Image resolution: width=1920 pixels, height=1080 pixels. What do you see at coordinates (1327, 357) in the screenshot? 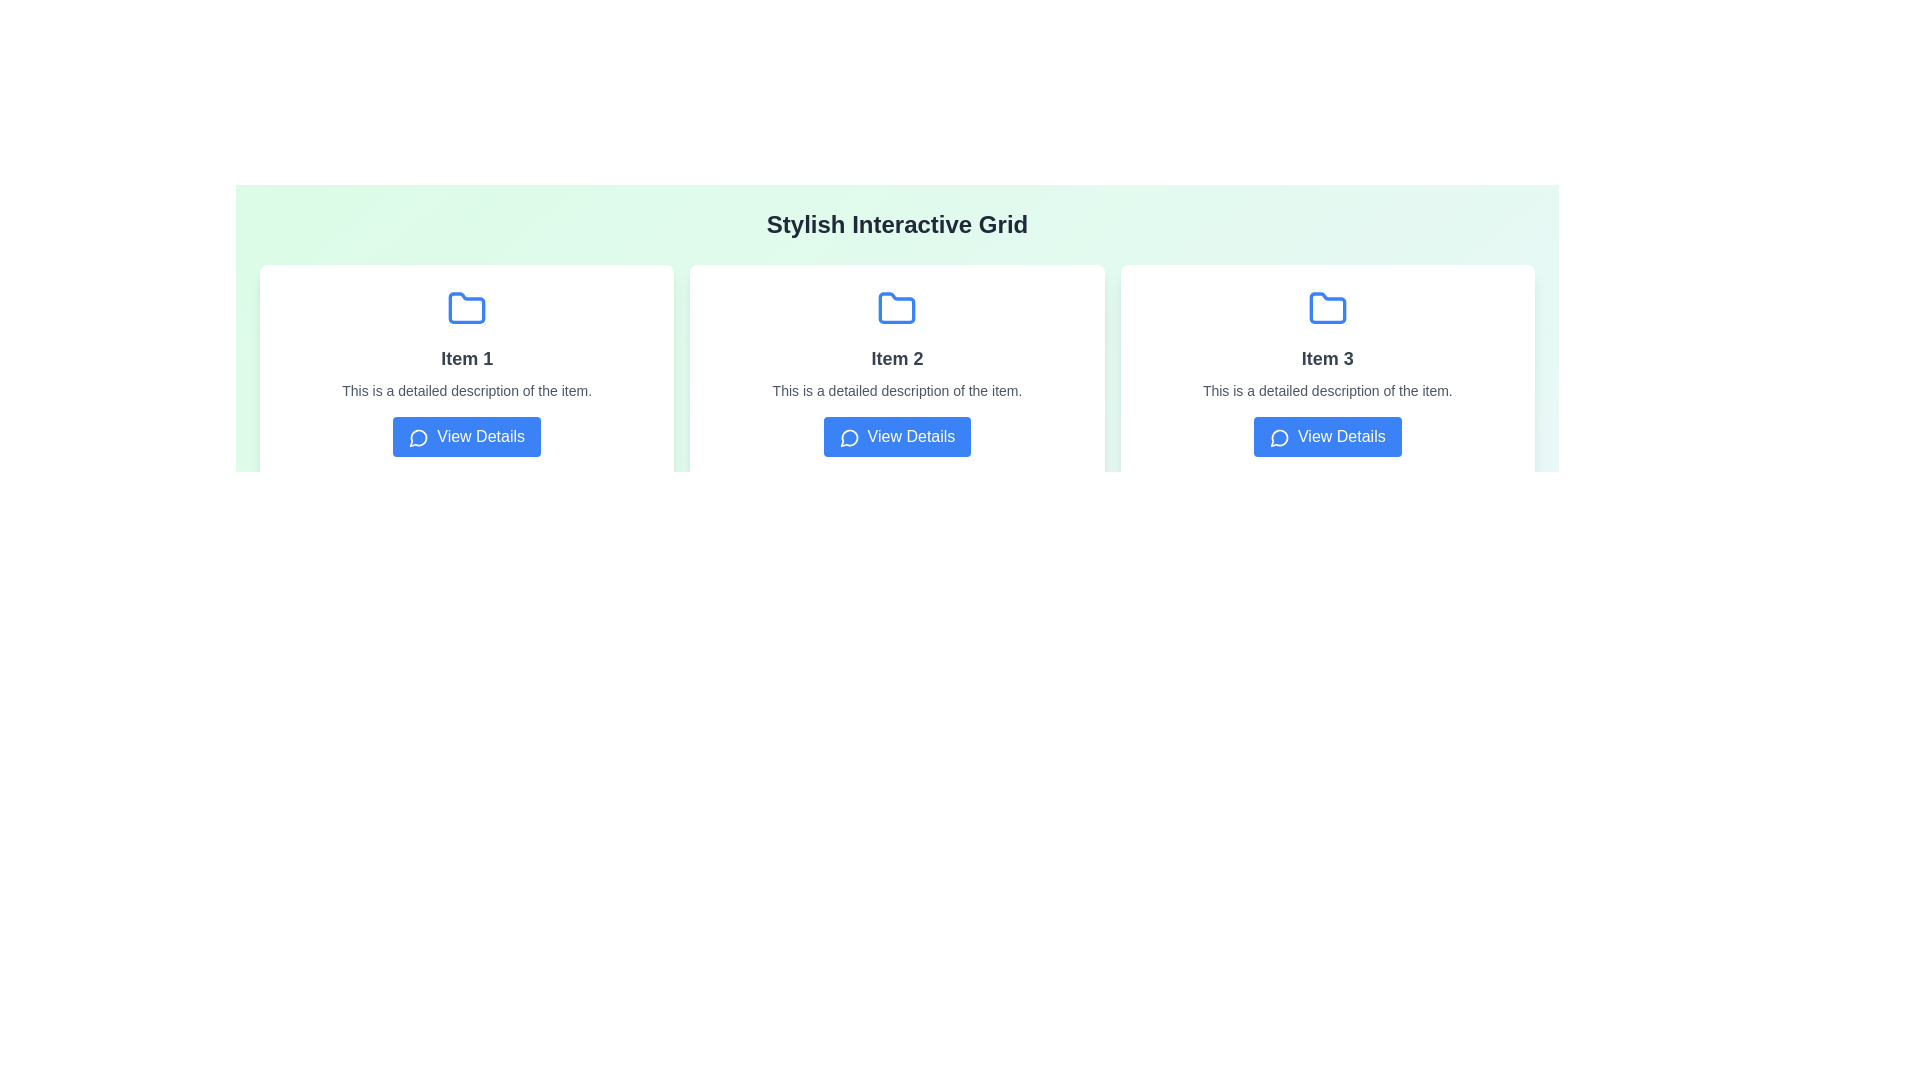
I see `the text label 'Item 3' which is located in the third column of a card layout, positioned below an icon and above a descriptive paragraph` at bounding box center [1327, 357].